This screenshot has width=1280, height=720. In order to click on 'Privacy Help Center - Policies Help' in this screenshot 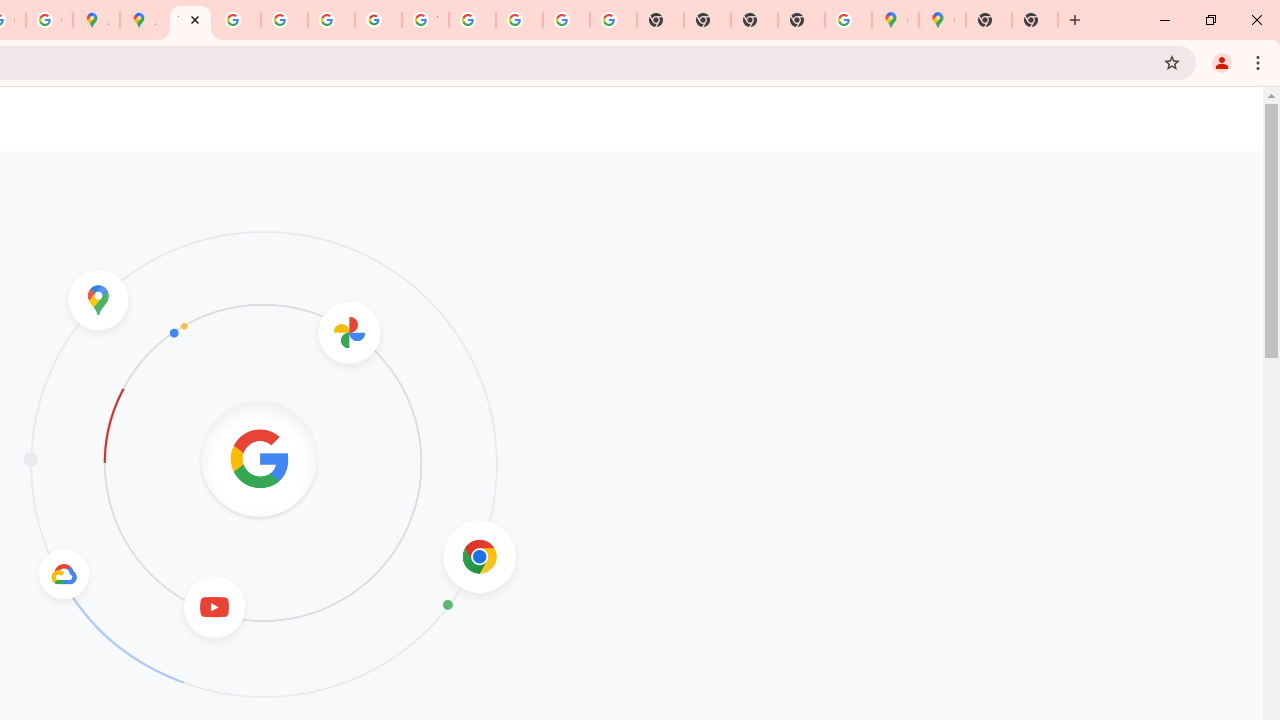, I will do `click(237, 20)`.